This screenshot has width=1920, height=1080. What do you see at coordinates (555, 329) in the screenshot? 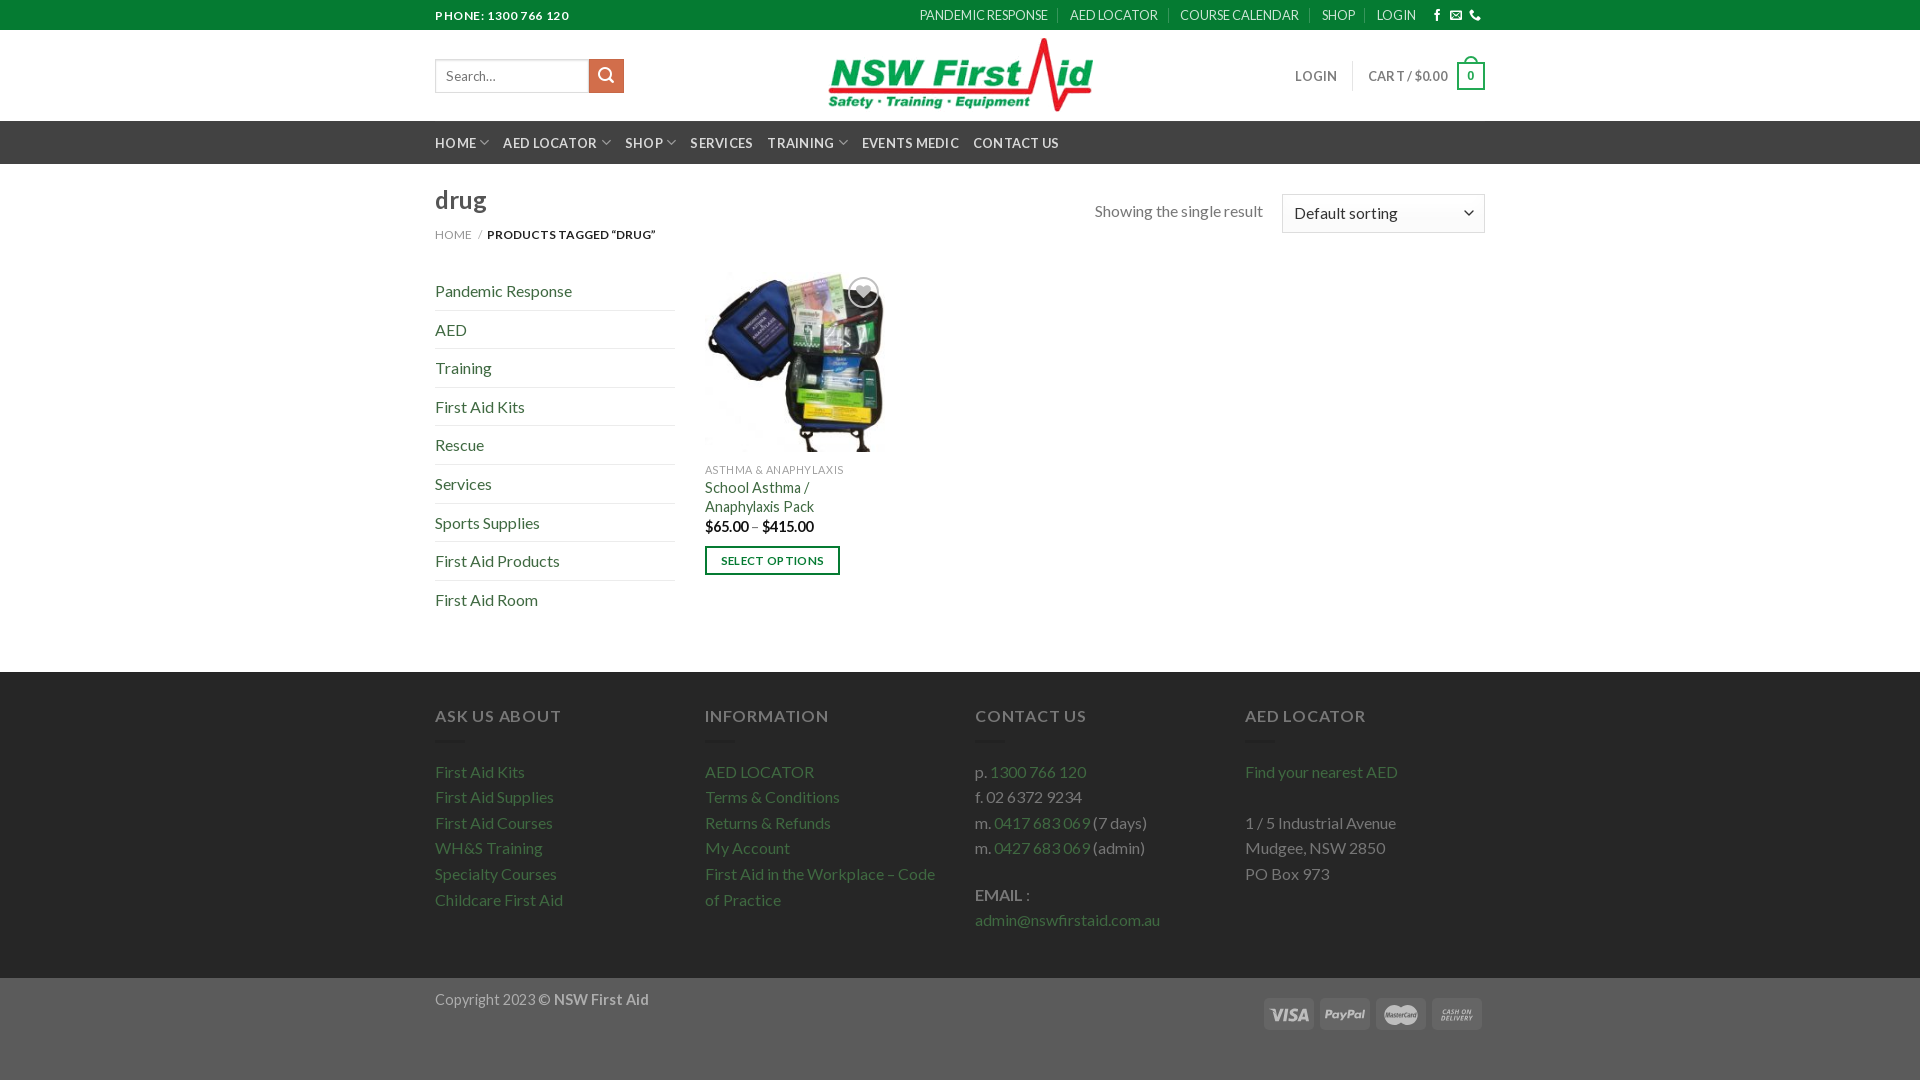
I see `'AED'` at bounding box center [555, 329].